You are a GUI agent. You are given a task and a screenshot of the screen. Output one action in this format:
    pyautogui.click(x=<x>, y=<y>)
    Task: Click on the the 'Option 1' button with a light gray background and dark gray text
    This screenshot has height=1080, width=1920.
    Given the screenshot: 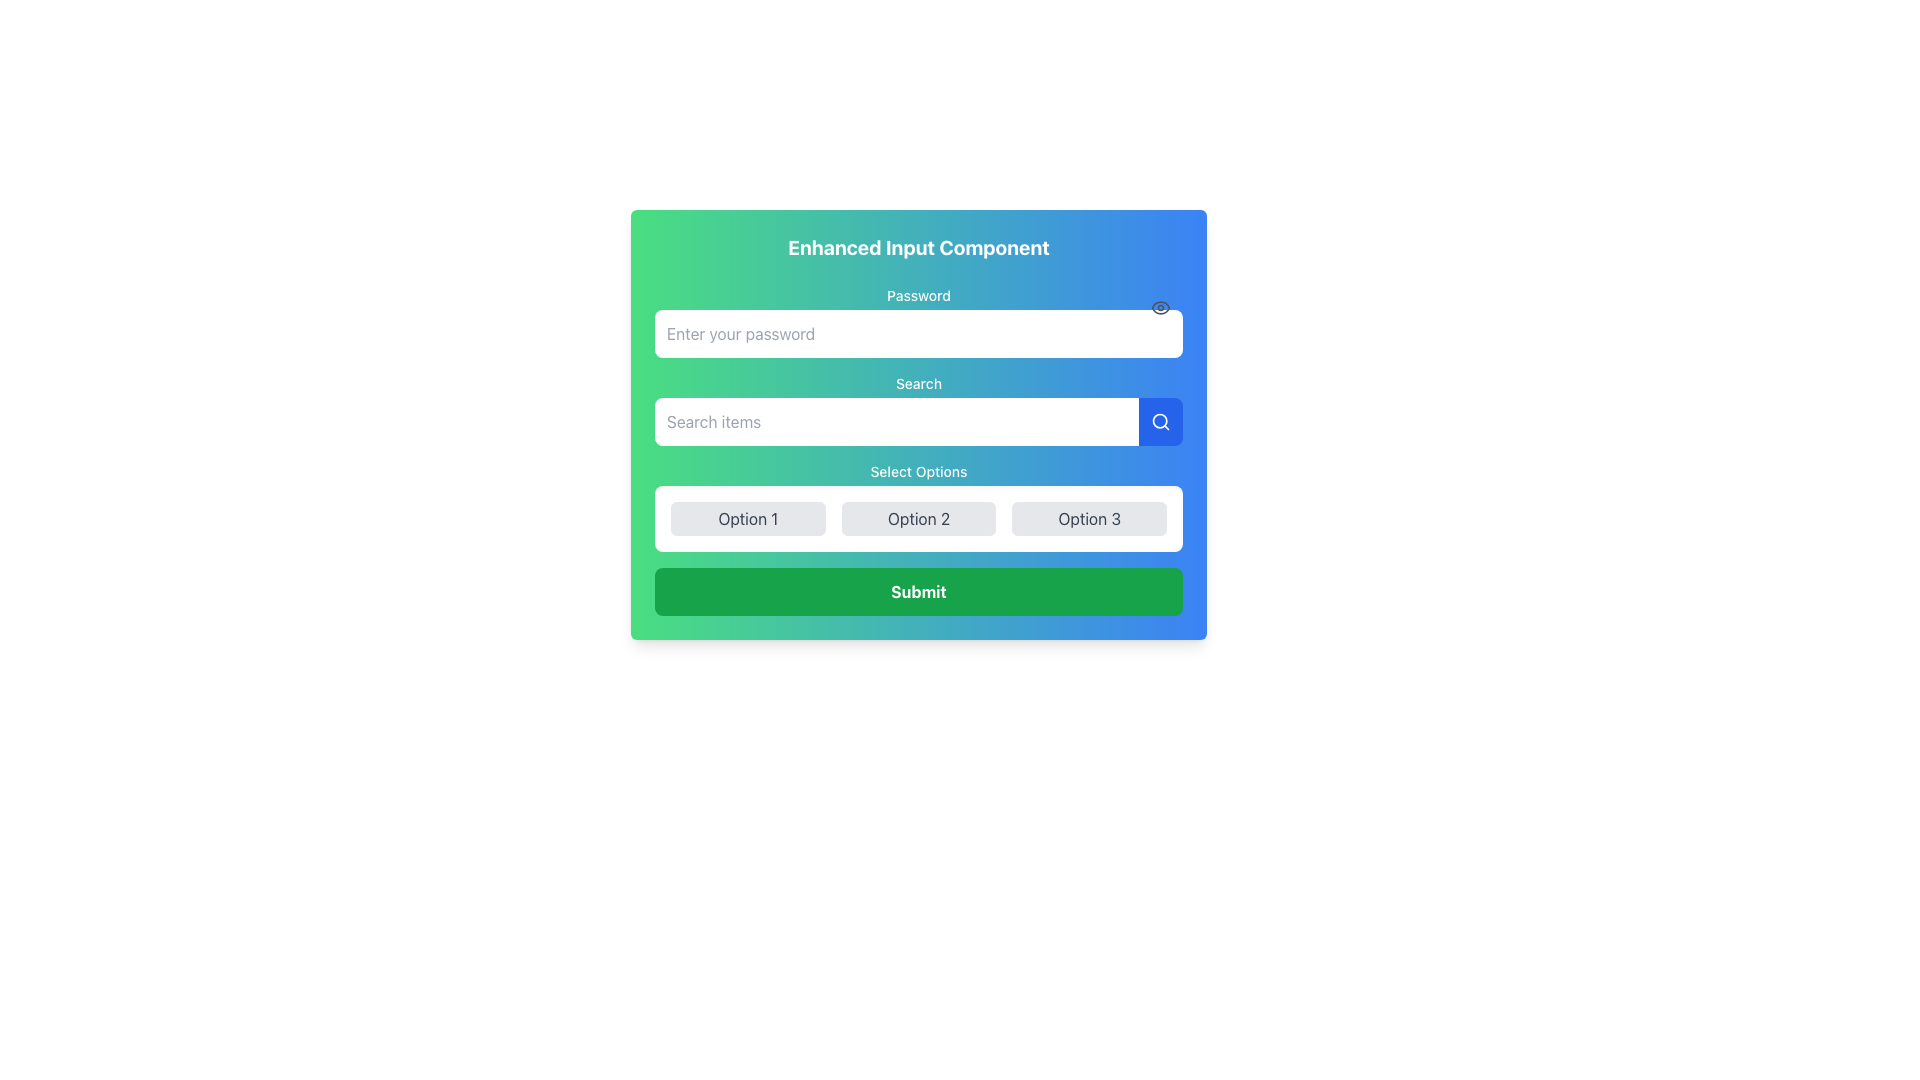 What is the action you would take?
    pyautogui.click(x=747, y=518)
    